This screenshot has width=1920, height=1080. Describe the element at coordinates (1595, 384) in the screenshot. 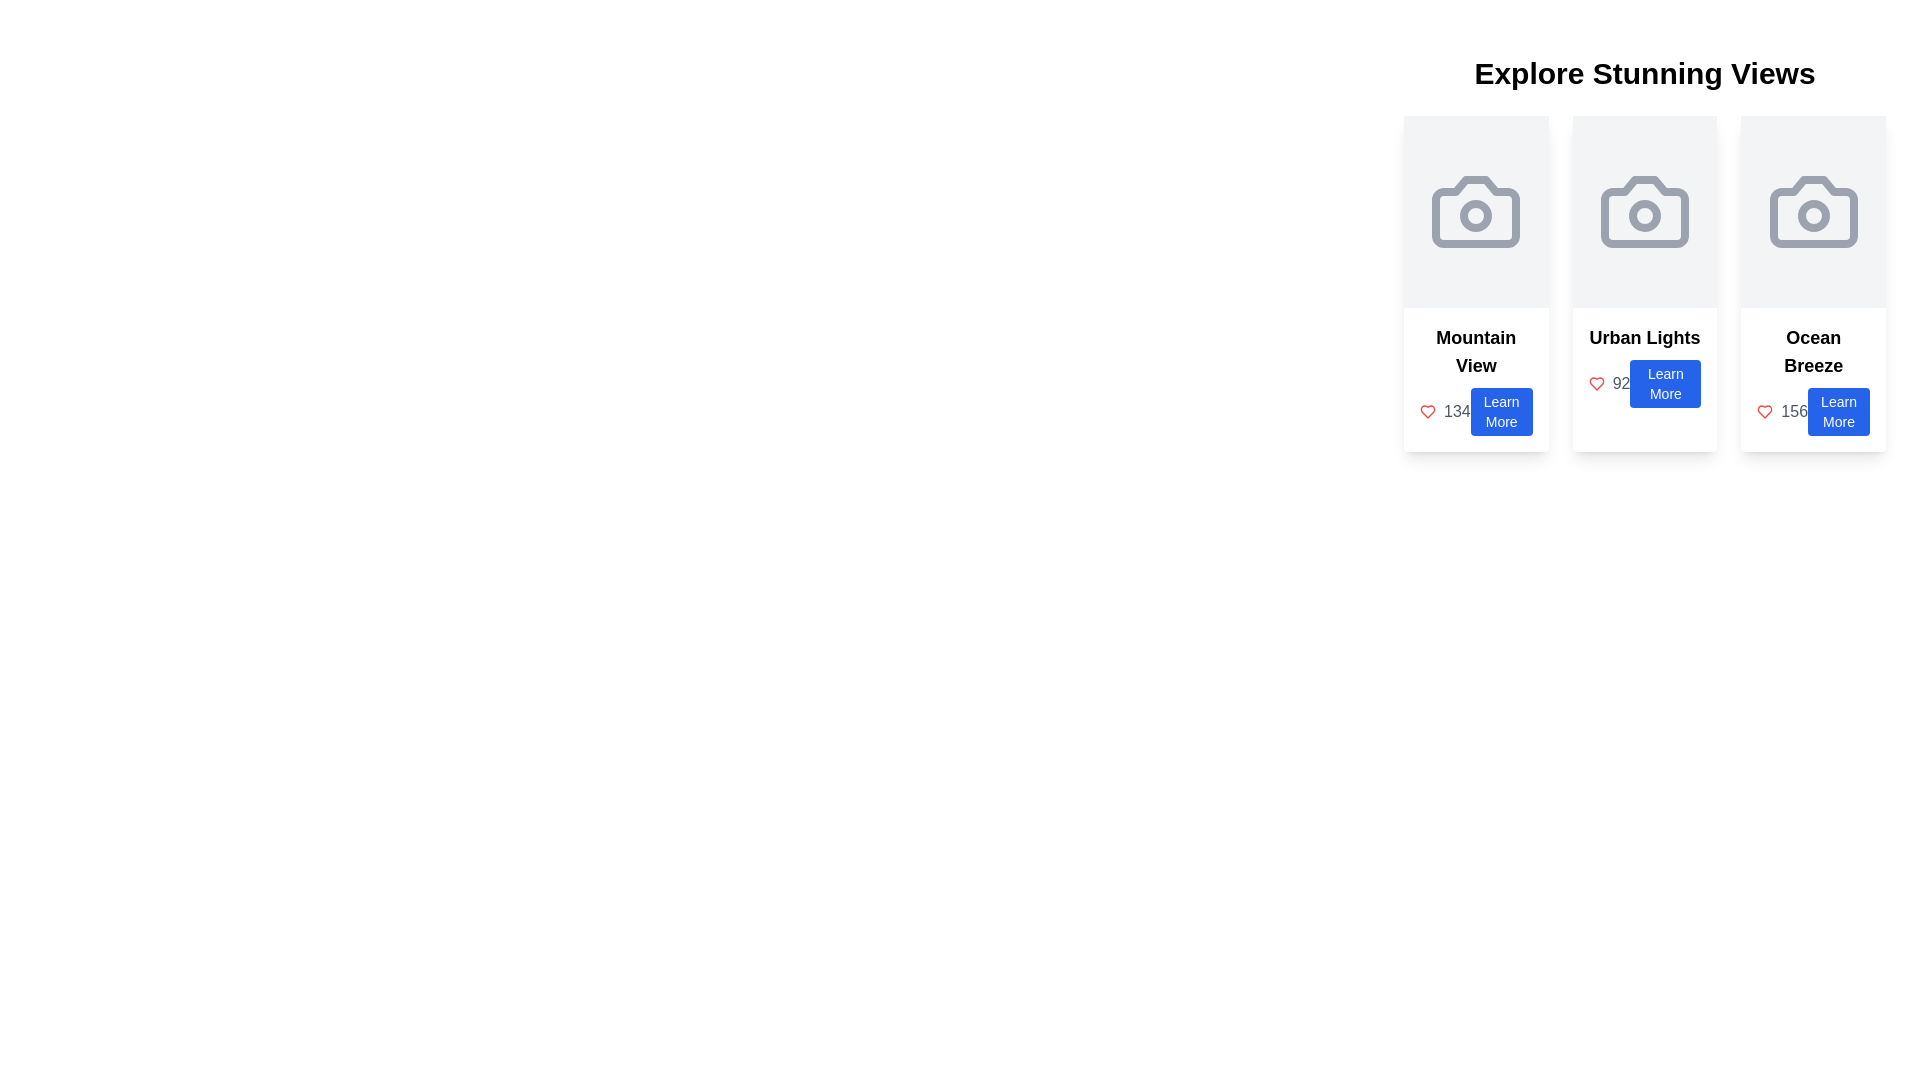

I see `the red-colored heart icon located next to the number '92' within the 'Urban Lights' card to indicate likes or favorites` at that location.